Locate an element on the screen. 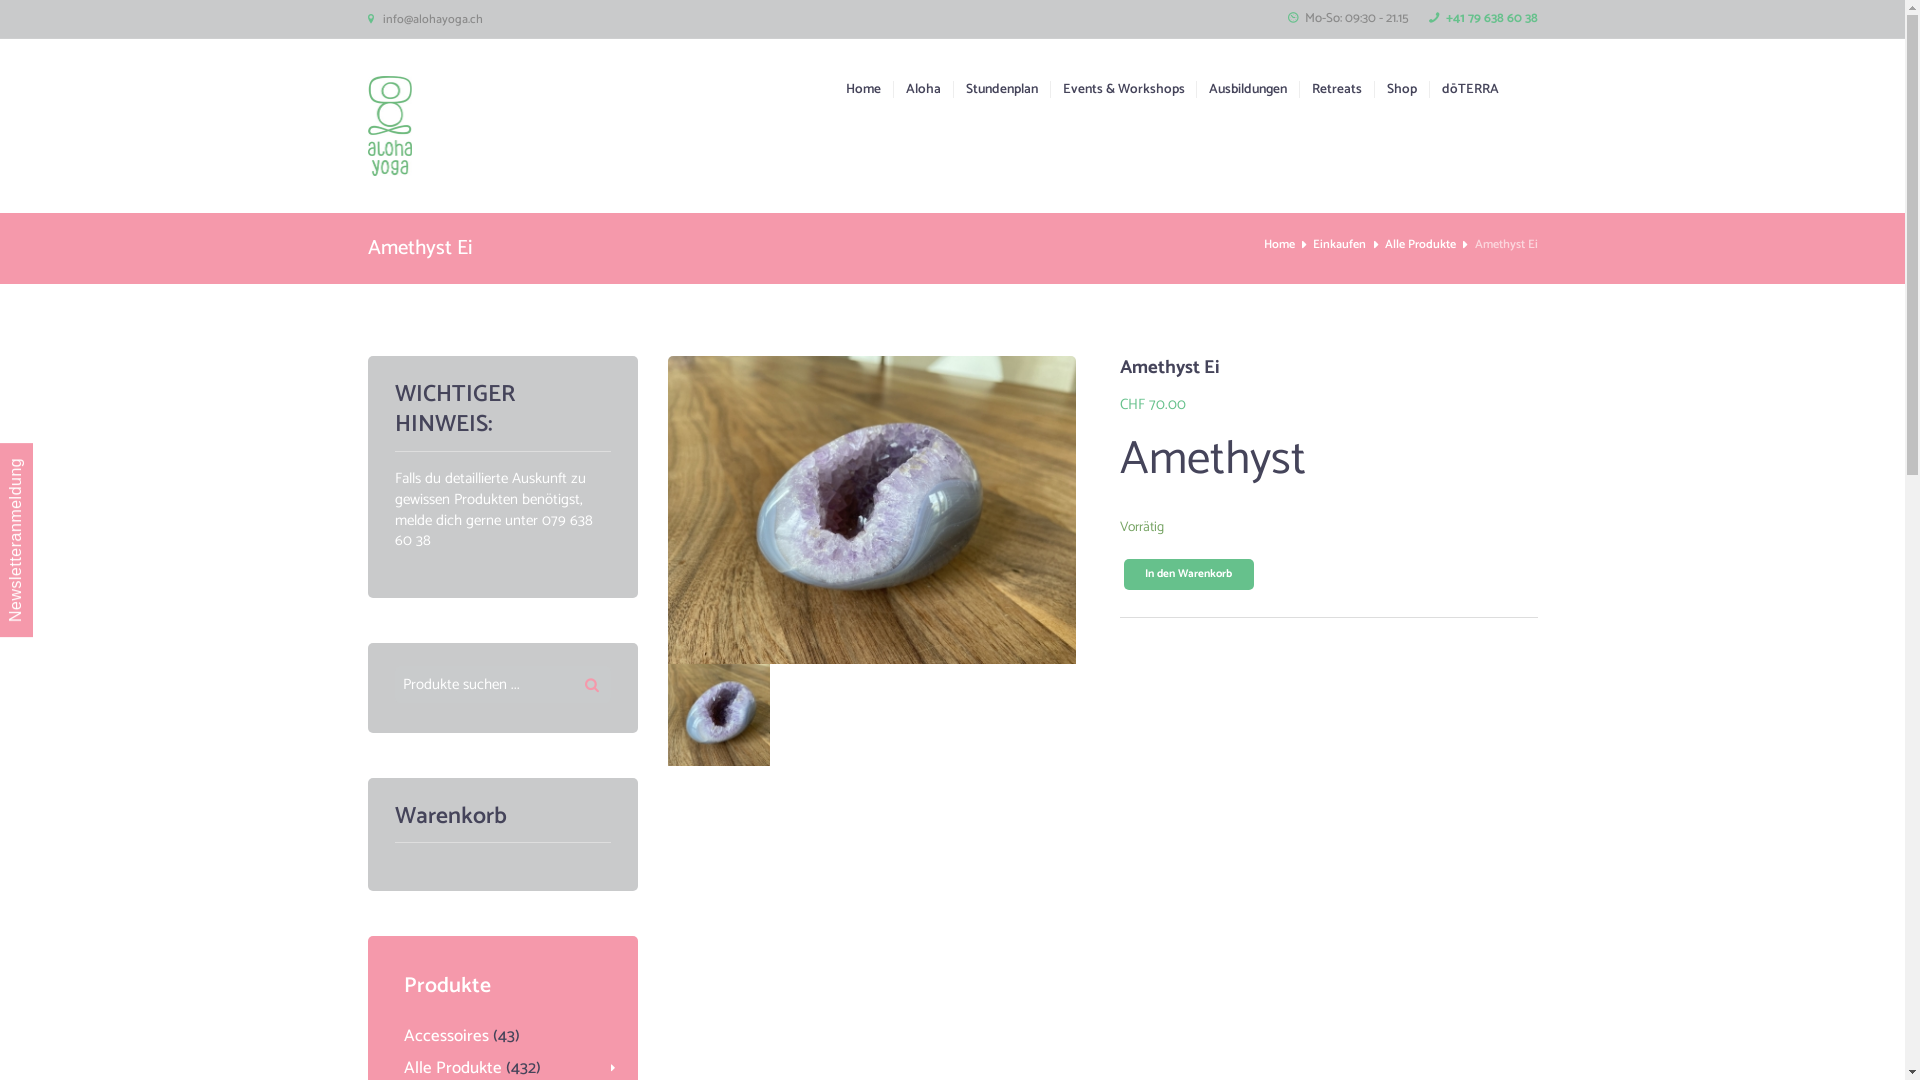  'IMG_2562' is located at coordinates (719, 713).